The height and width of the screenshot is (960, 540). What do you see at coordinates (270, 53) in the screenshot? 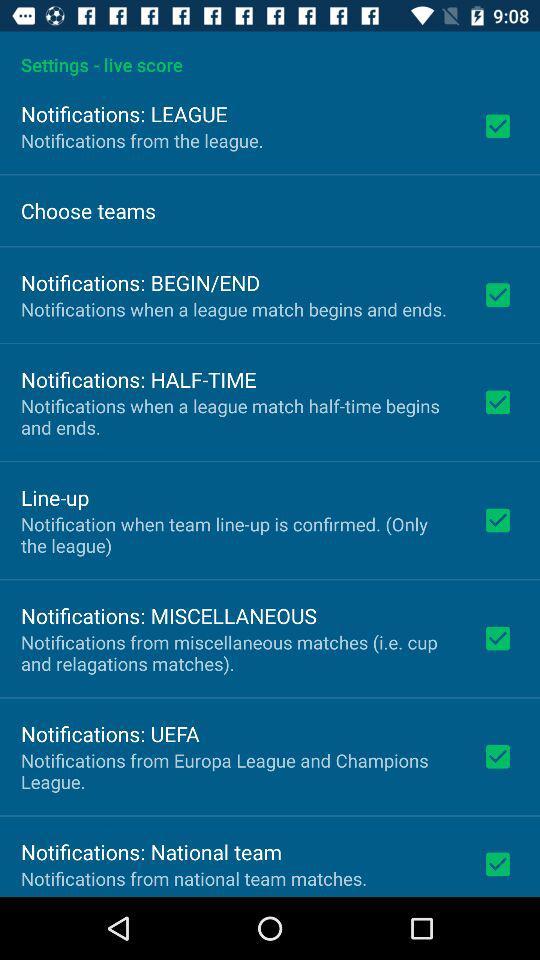
I see `settings - live score app` at bounding box center [270, 53].